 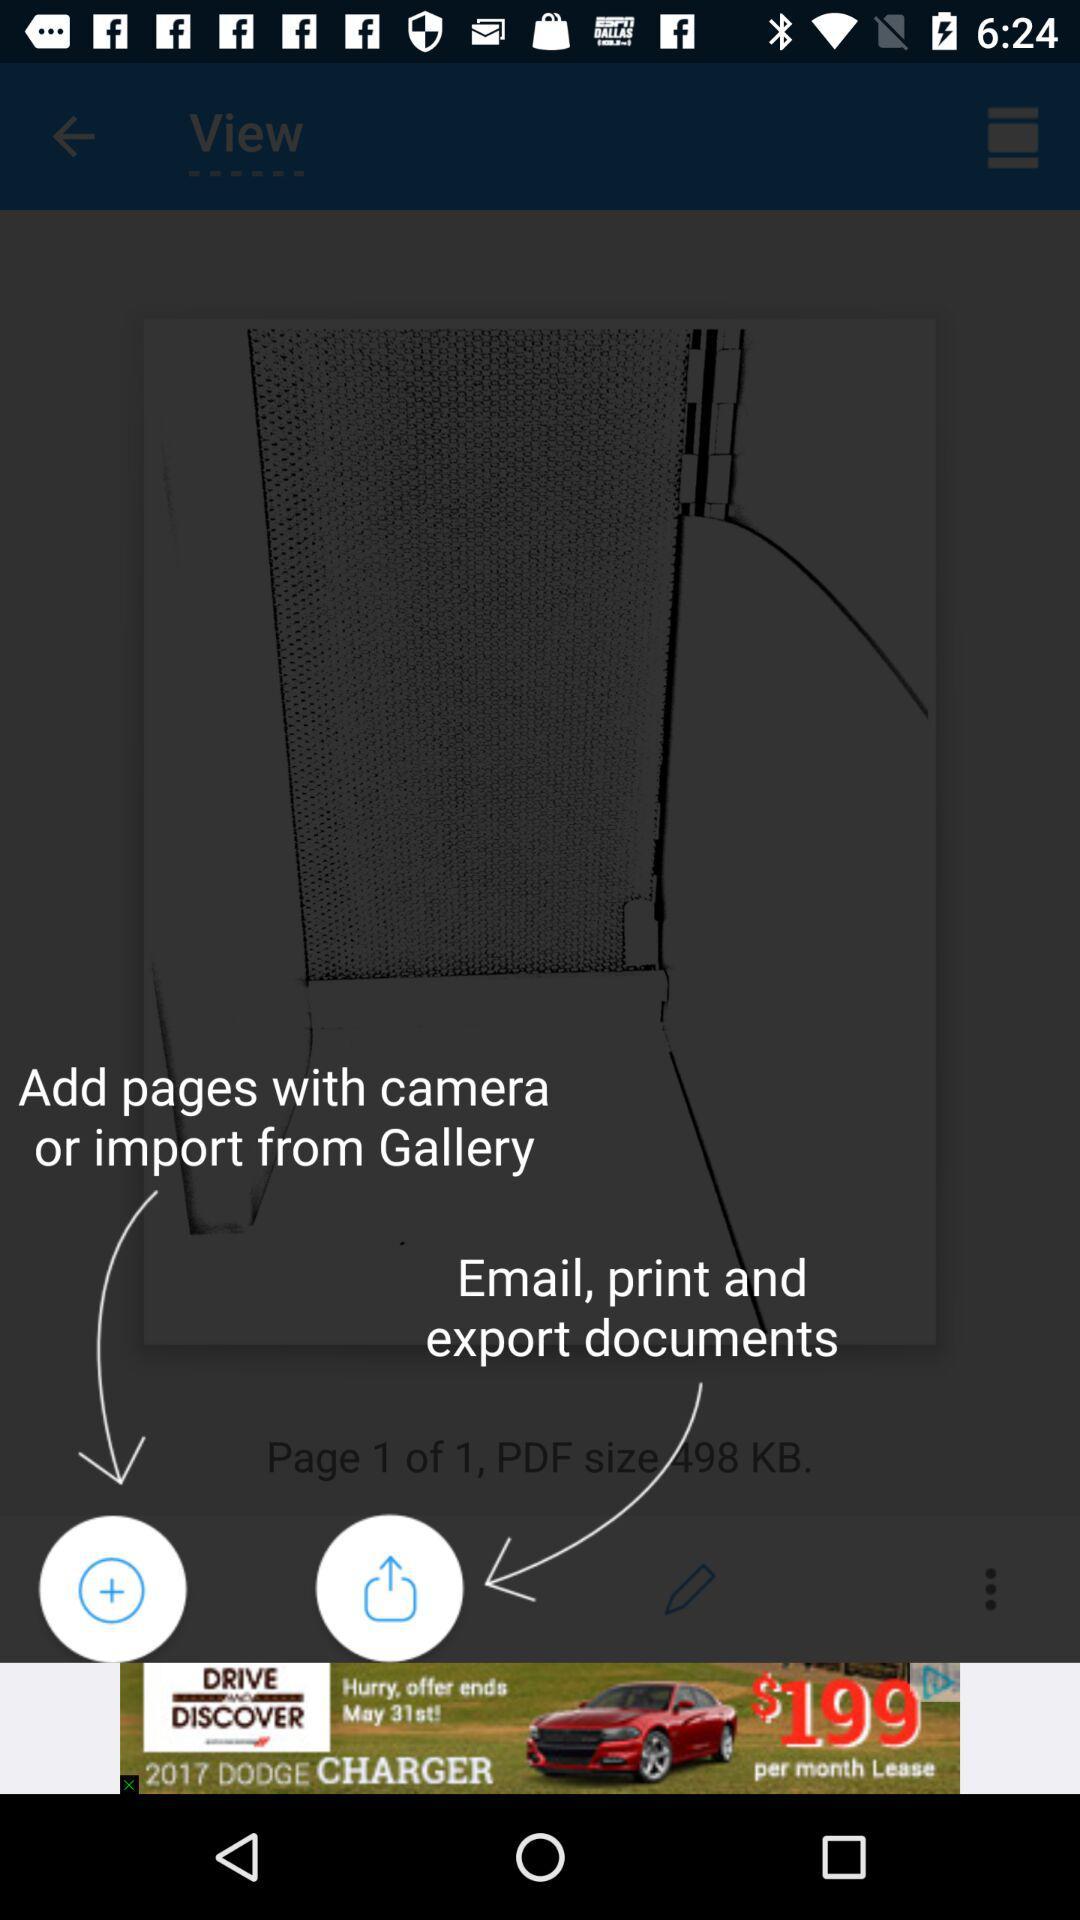 What do you see at coordinates (389, 1588) in the screenshot?
I see `the share icon` at bounding box center [389, 1588].